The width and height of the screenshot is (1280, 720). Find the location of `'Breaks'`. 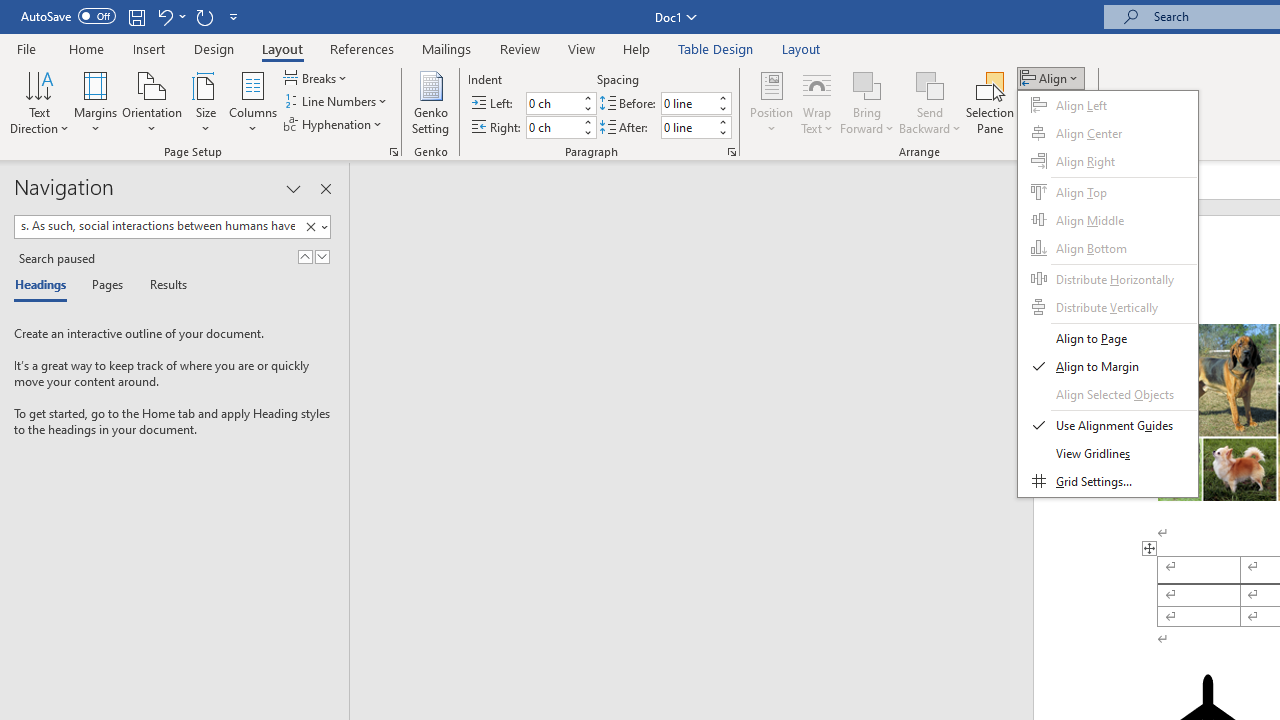

'Breaks' is located at coordinates (316, 77).